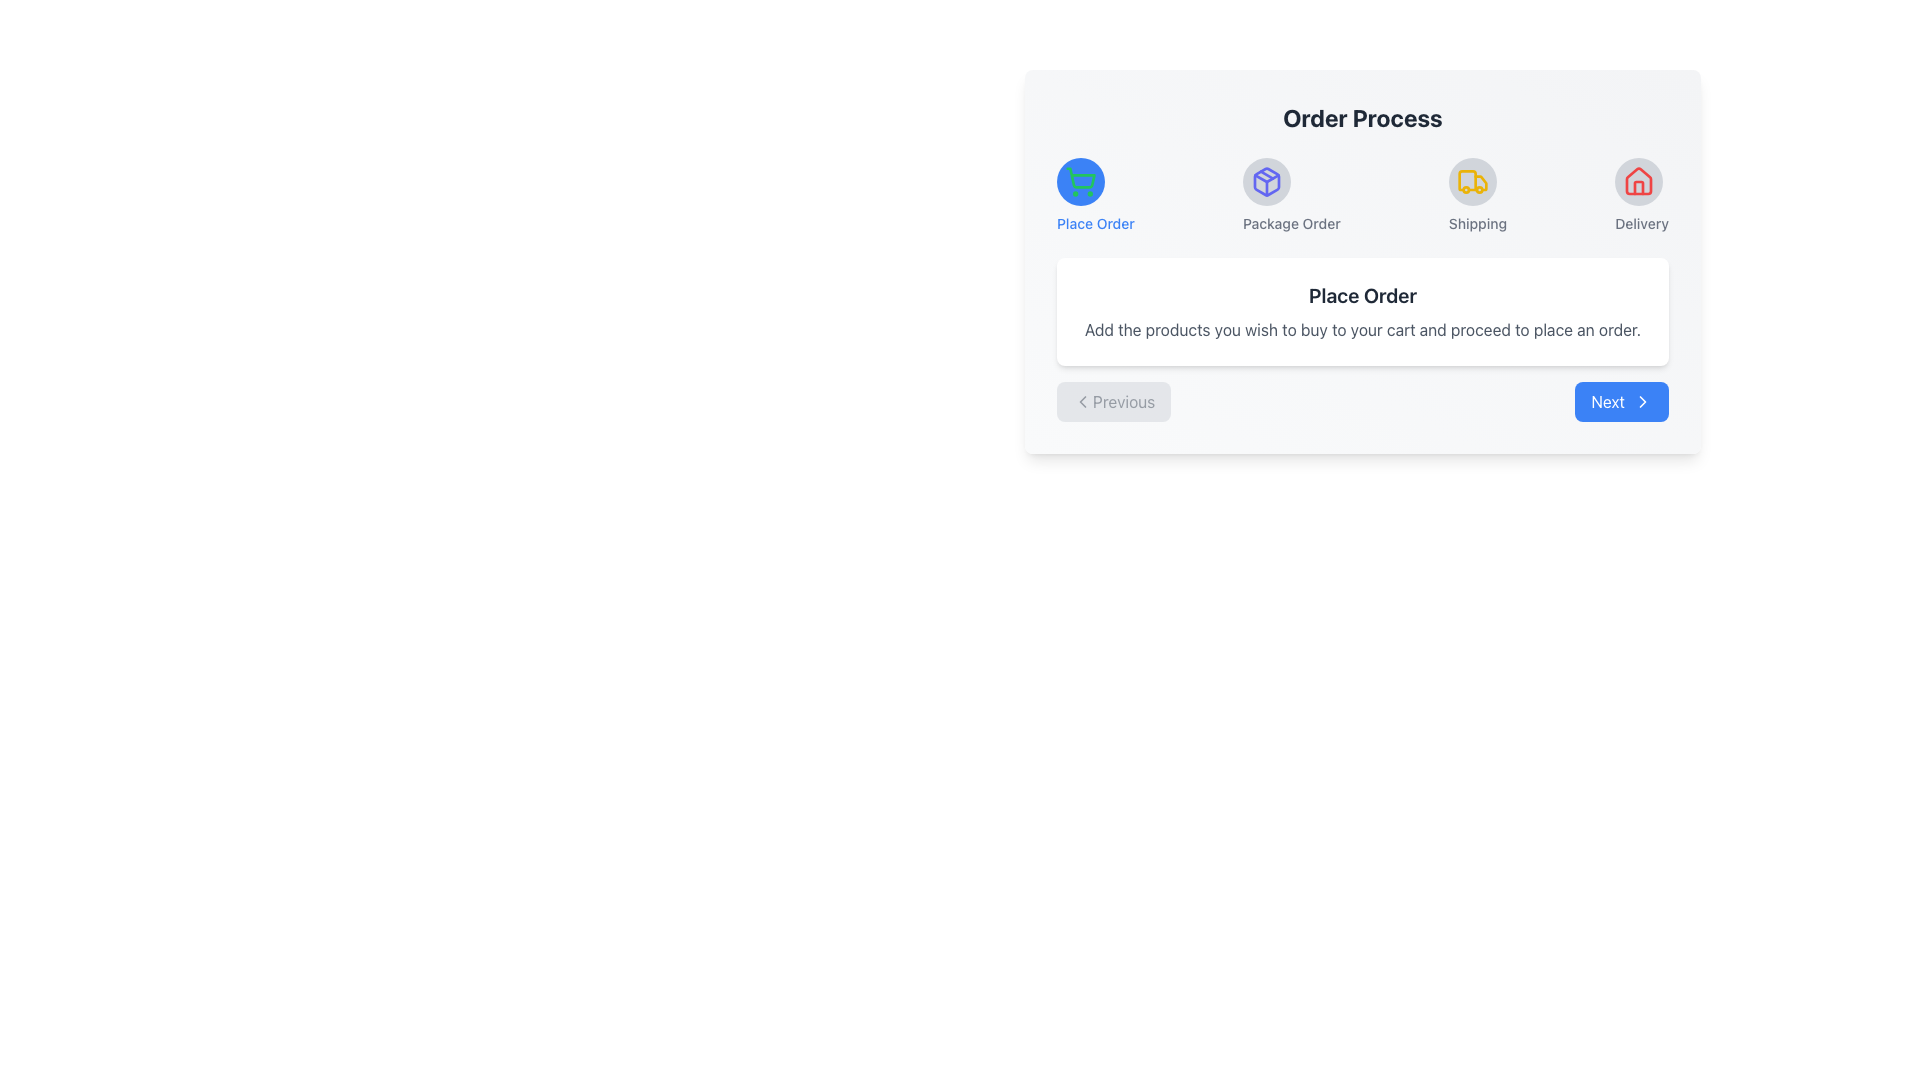  What do you see at coordinates (1266, 181) in the screenshot?
I see `the outlined 3D box icon in indigo color representing the second step 'Package Order' in the navigation bar of the 'Order Process'` at bounding box center [1266, 181].